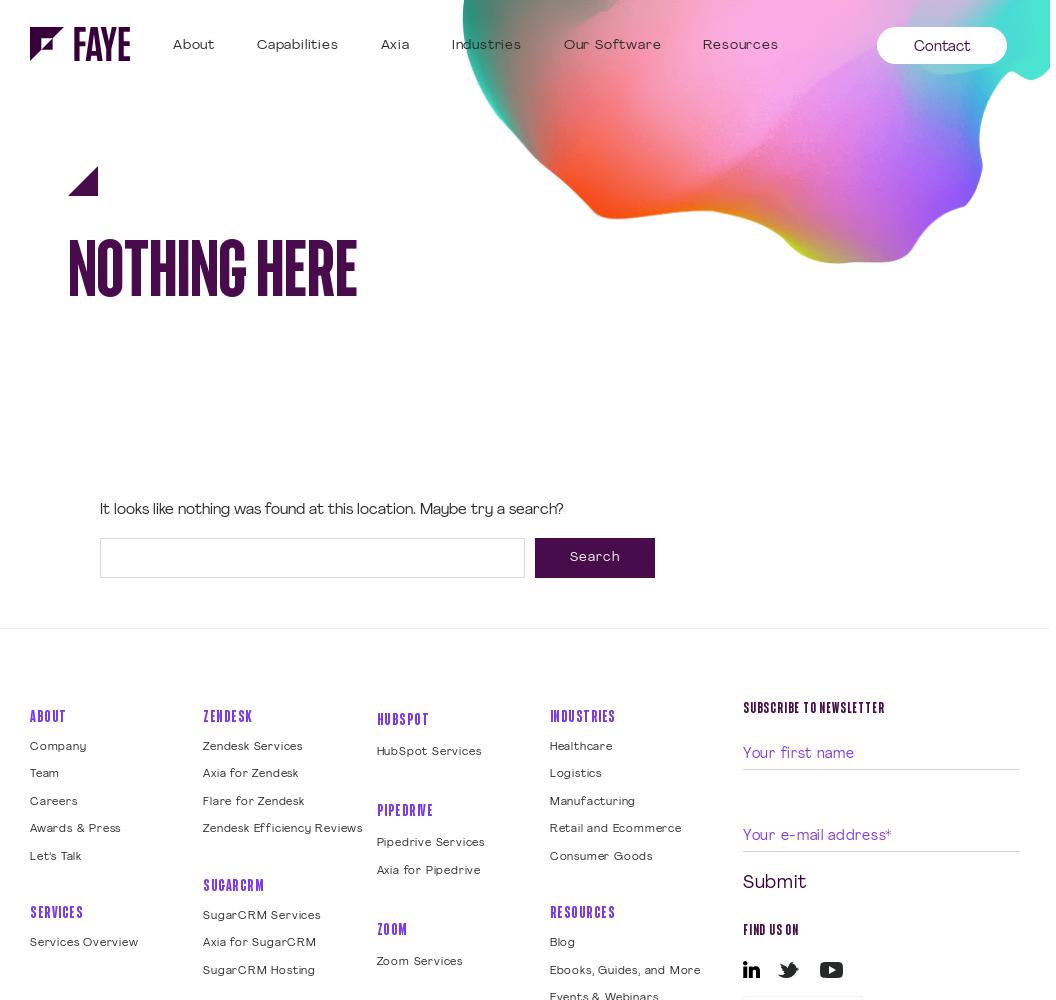 This screenshot has width=1056, height=1000. What do you see at coordinates (419, 961) in the screenshot?
I see `'Zoom Services'` at bounding box center [419, 961].